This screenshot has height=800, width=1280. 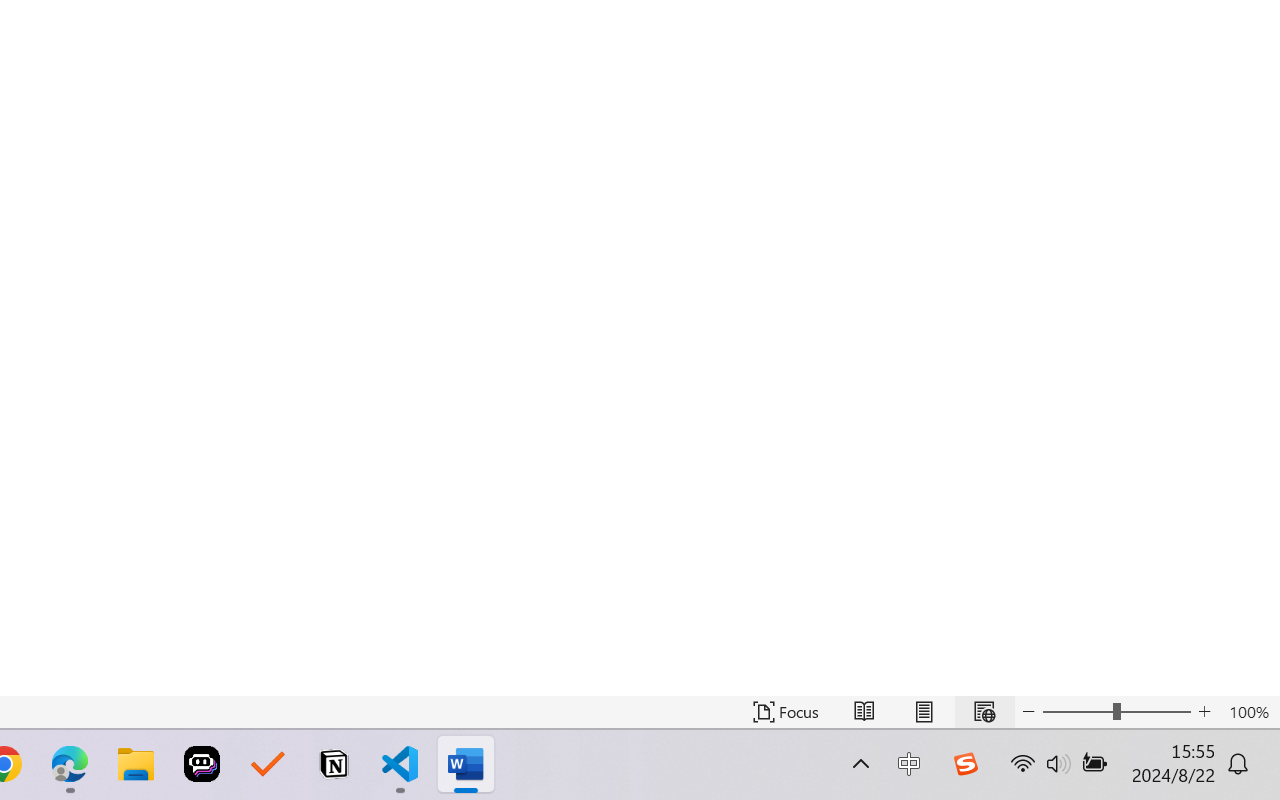 I want to click on 'Zoom 100%', so click(x=1248, y=711).